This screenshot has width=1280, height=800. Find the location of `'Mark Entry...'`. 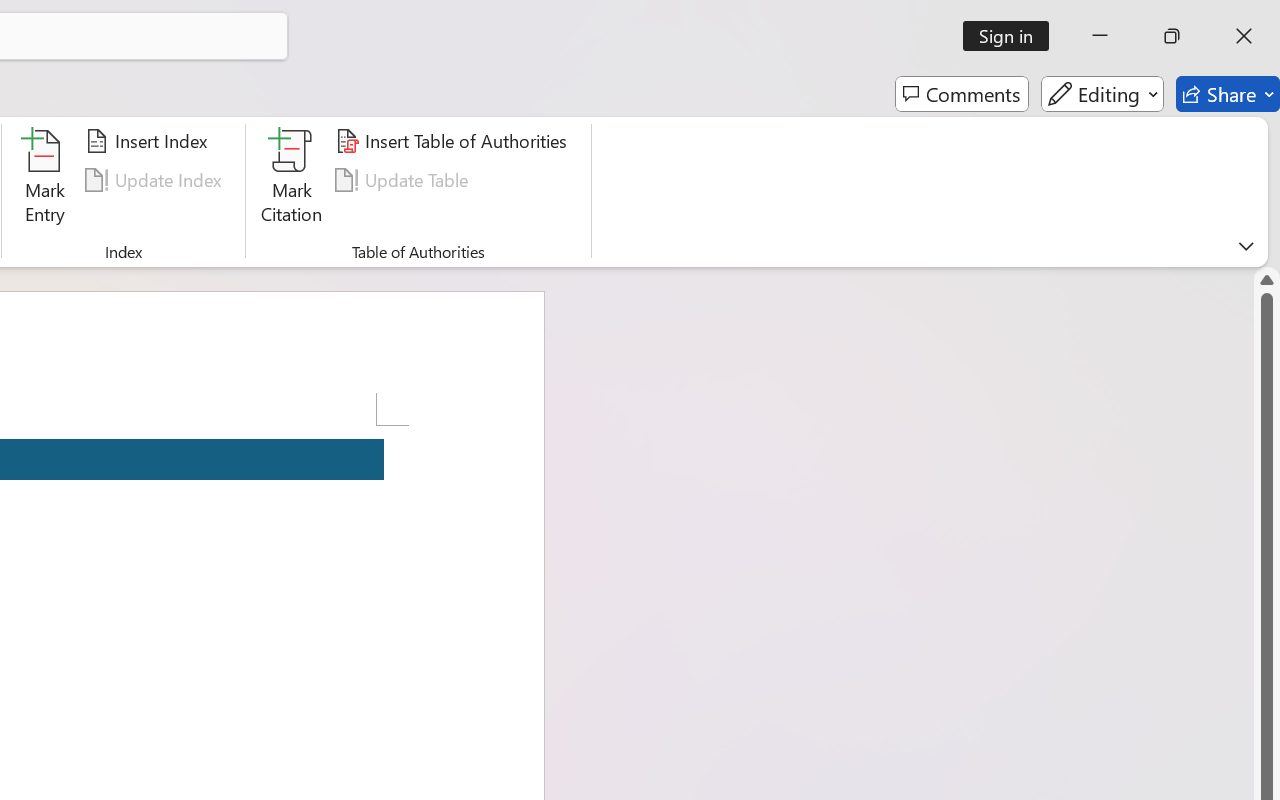

'Mark Entry...' is located at coordinates (44, 179).